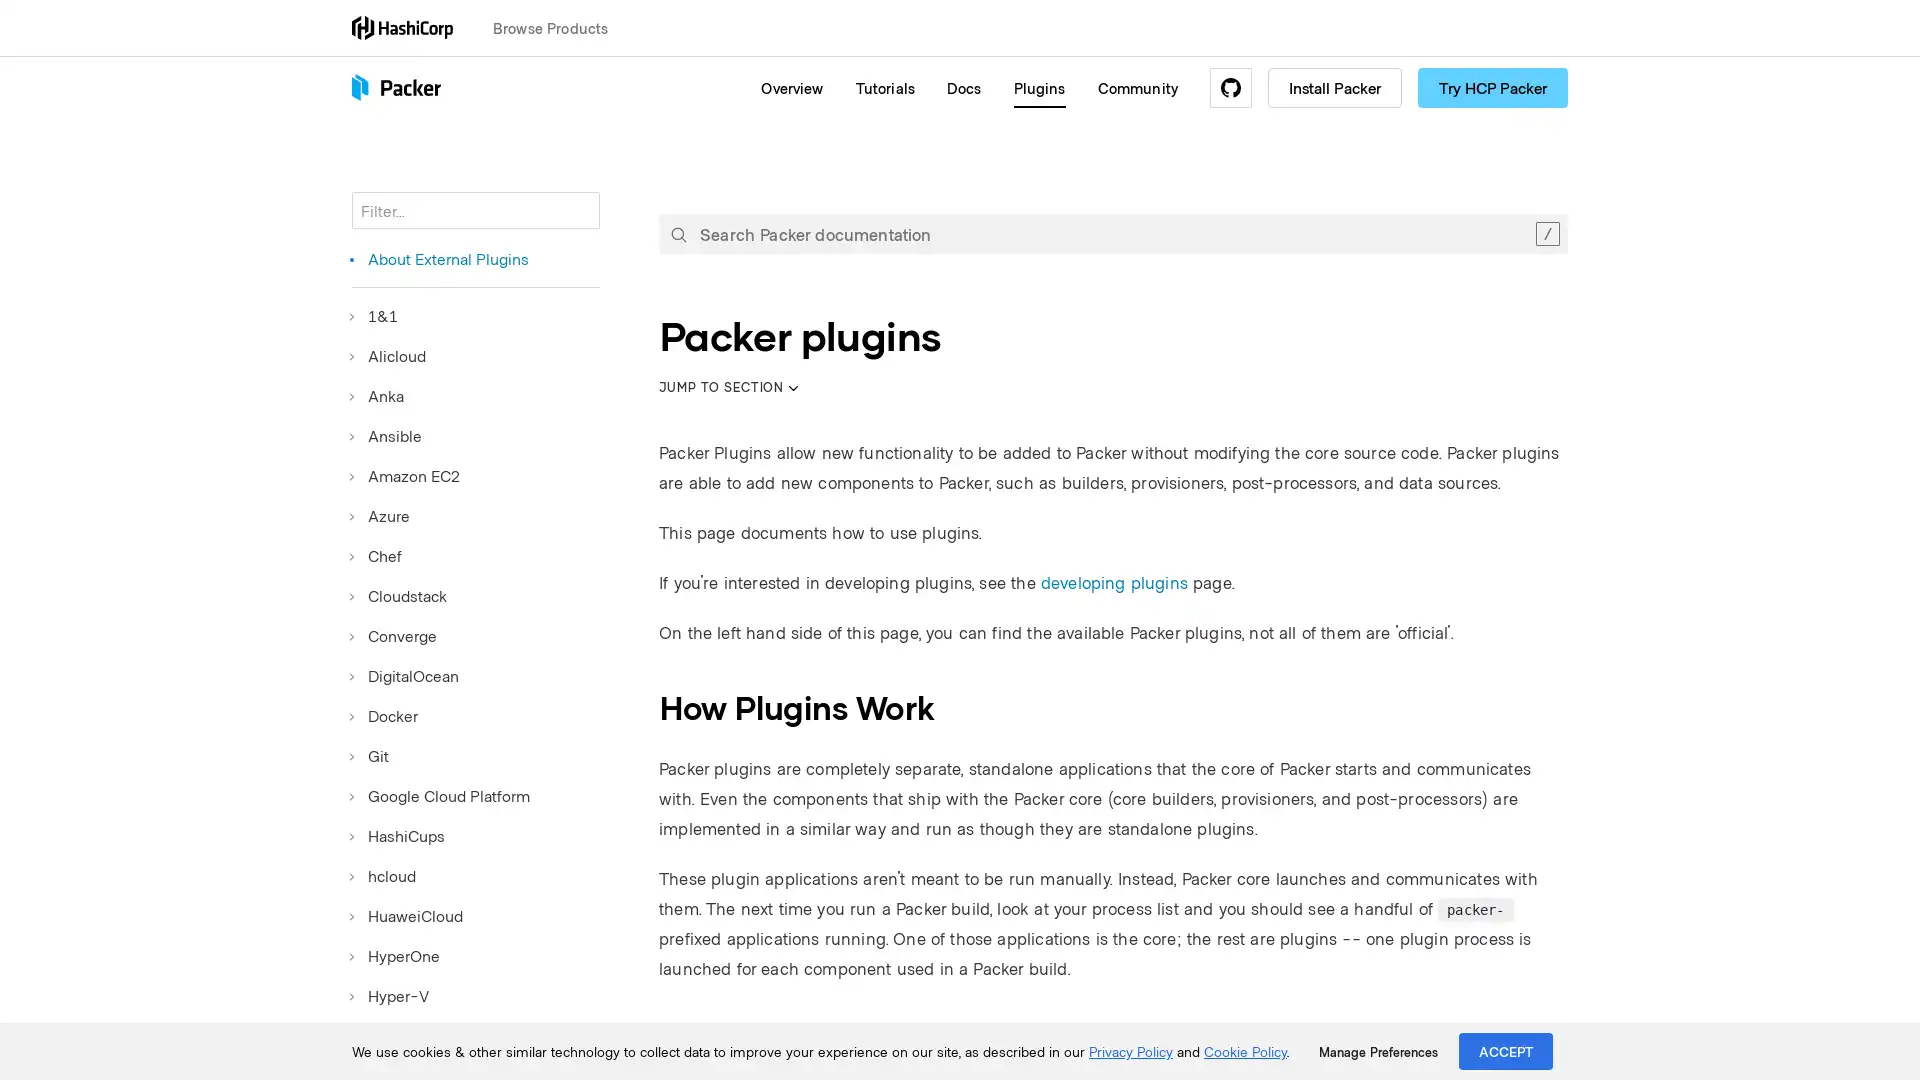  Describe the element at coordinates (1506, 1050) in the screenshot. I see `ACCEPT` at that location.